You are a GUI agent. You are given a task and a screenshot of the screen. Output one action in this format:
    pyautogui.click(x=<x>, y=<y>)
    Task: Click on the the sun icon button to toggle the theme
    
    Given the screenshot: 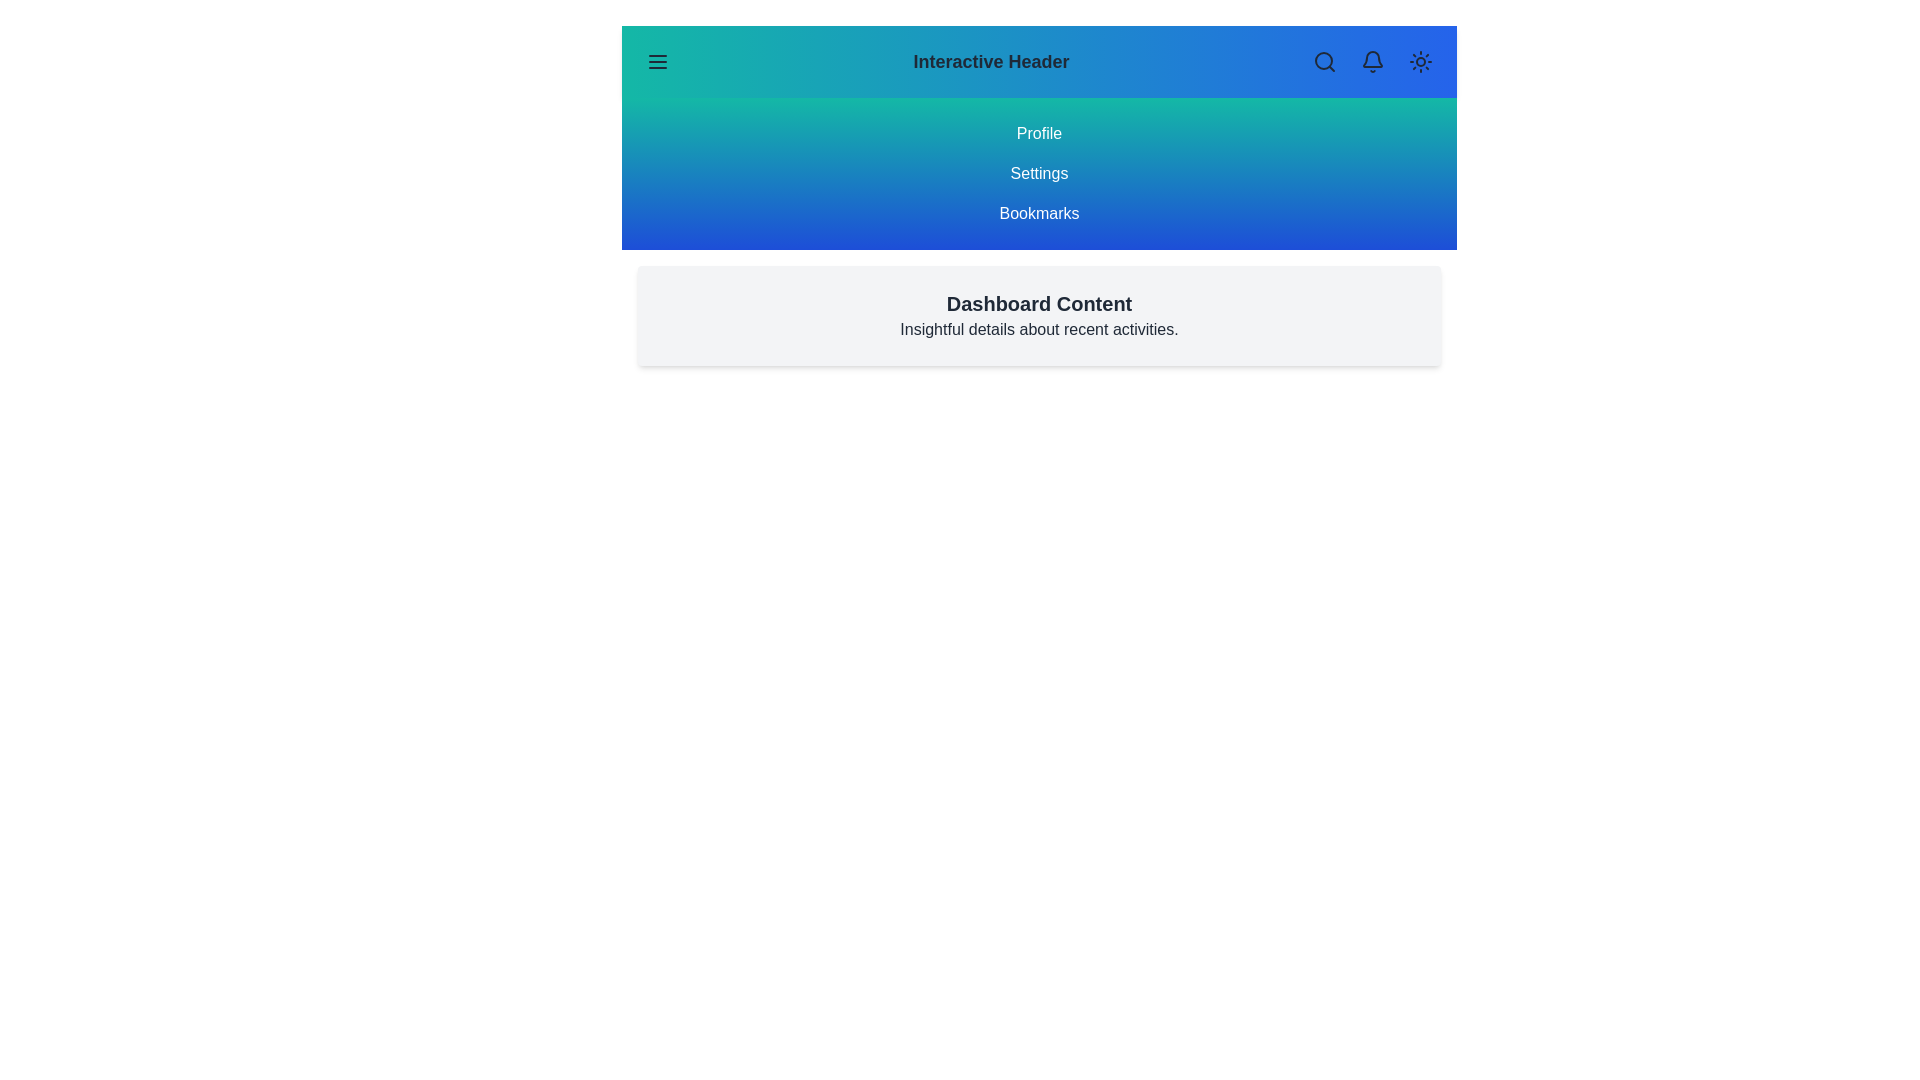 What is the action you would take?
    pyautogui.click(x=1419, y=60)
    